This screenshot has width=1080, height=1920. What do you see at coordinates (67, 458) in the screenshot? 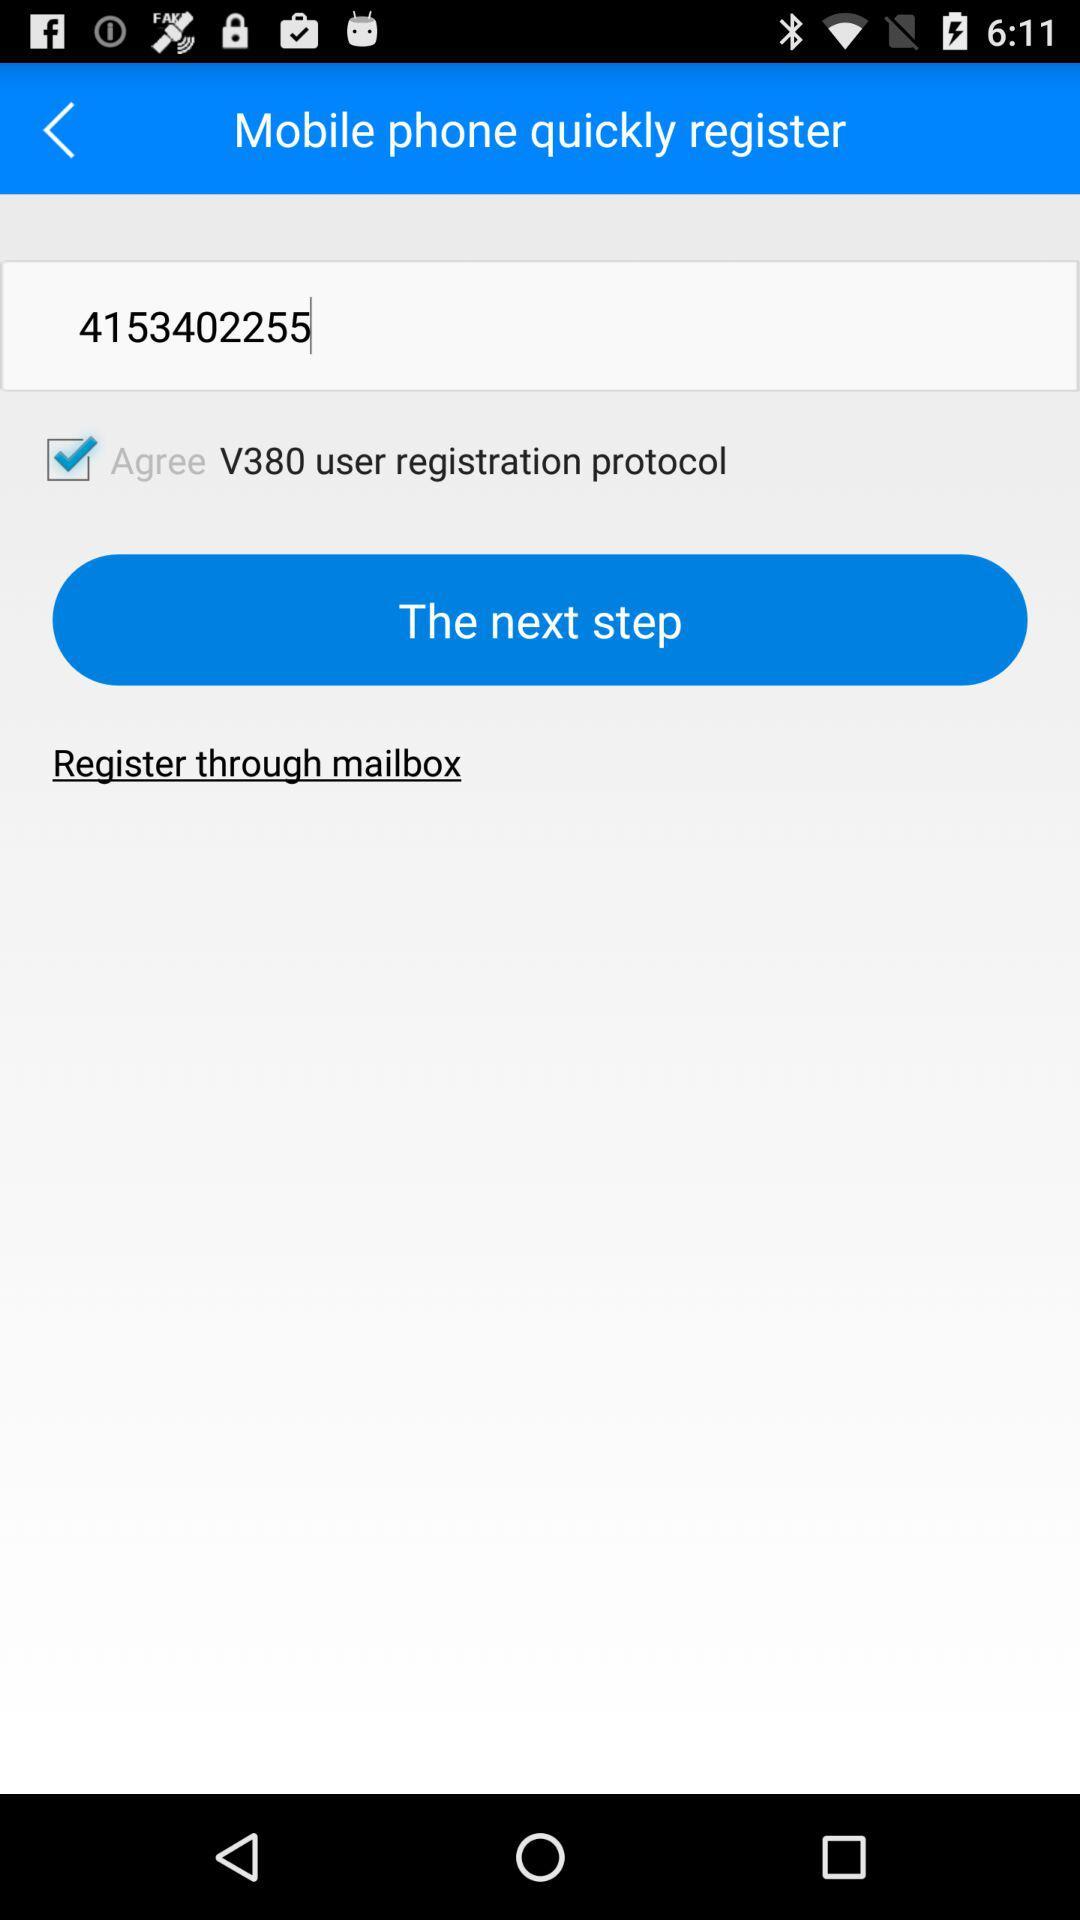
I see `agree` at bounding box center [67, 458].